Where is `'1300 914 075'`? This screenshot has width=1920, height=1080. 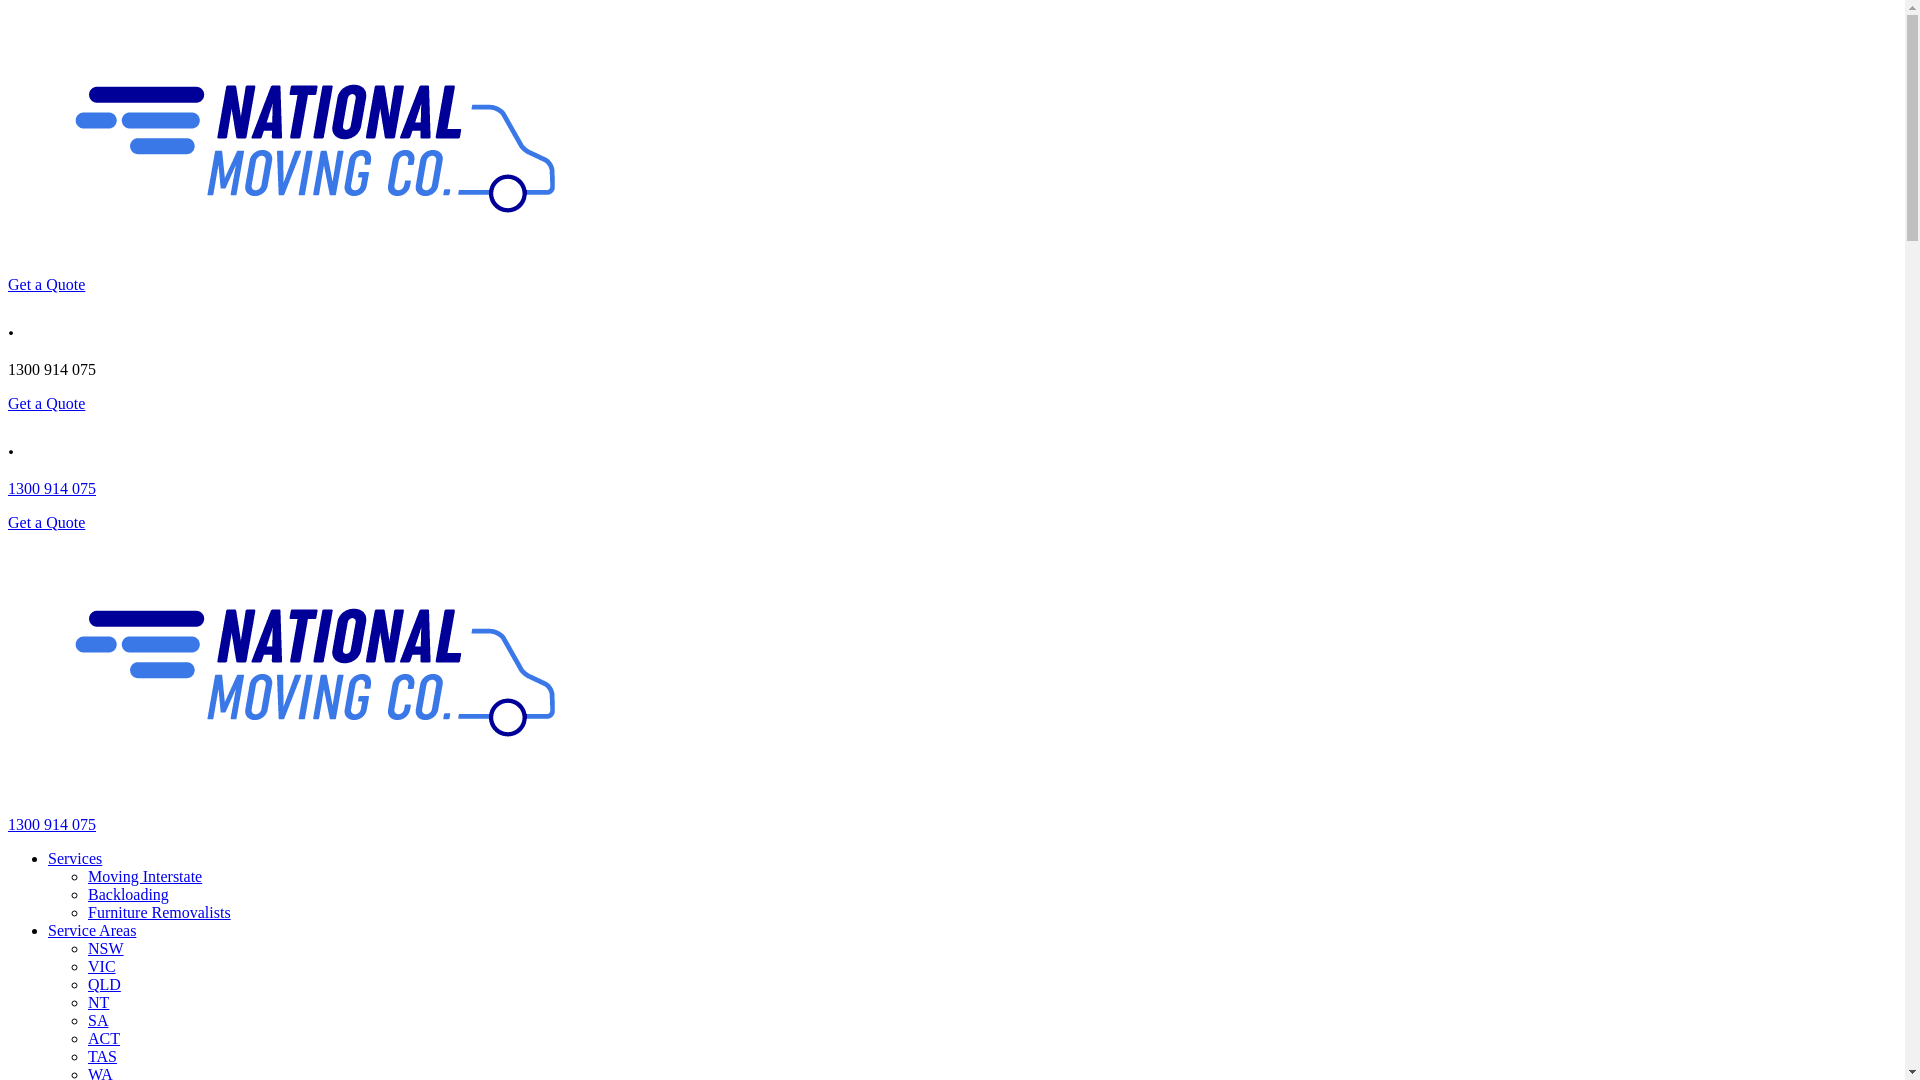
'1300 914 075' is located at coordinates (52, 488).